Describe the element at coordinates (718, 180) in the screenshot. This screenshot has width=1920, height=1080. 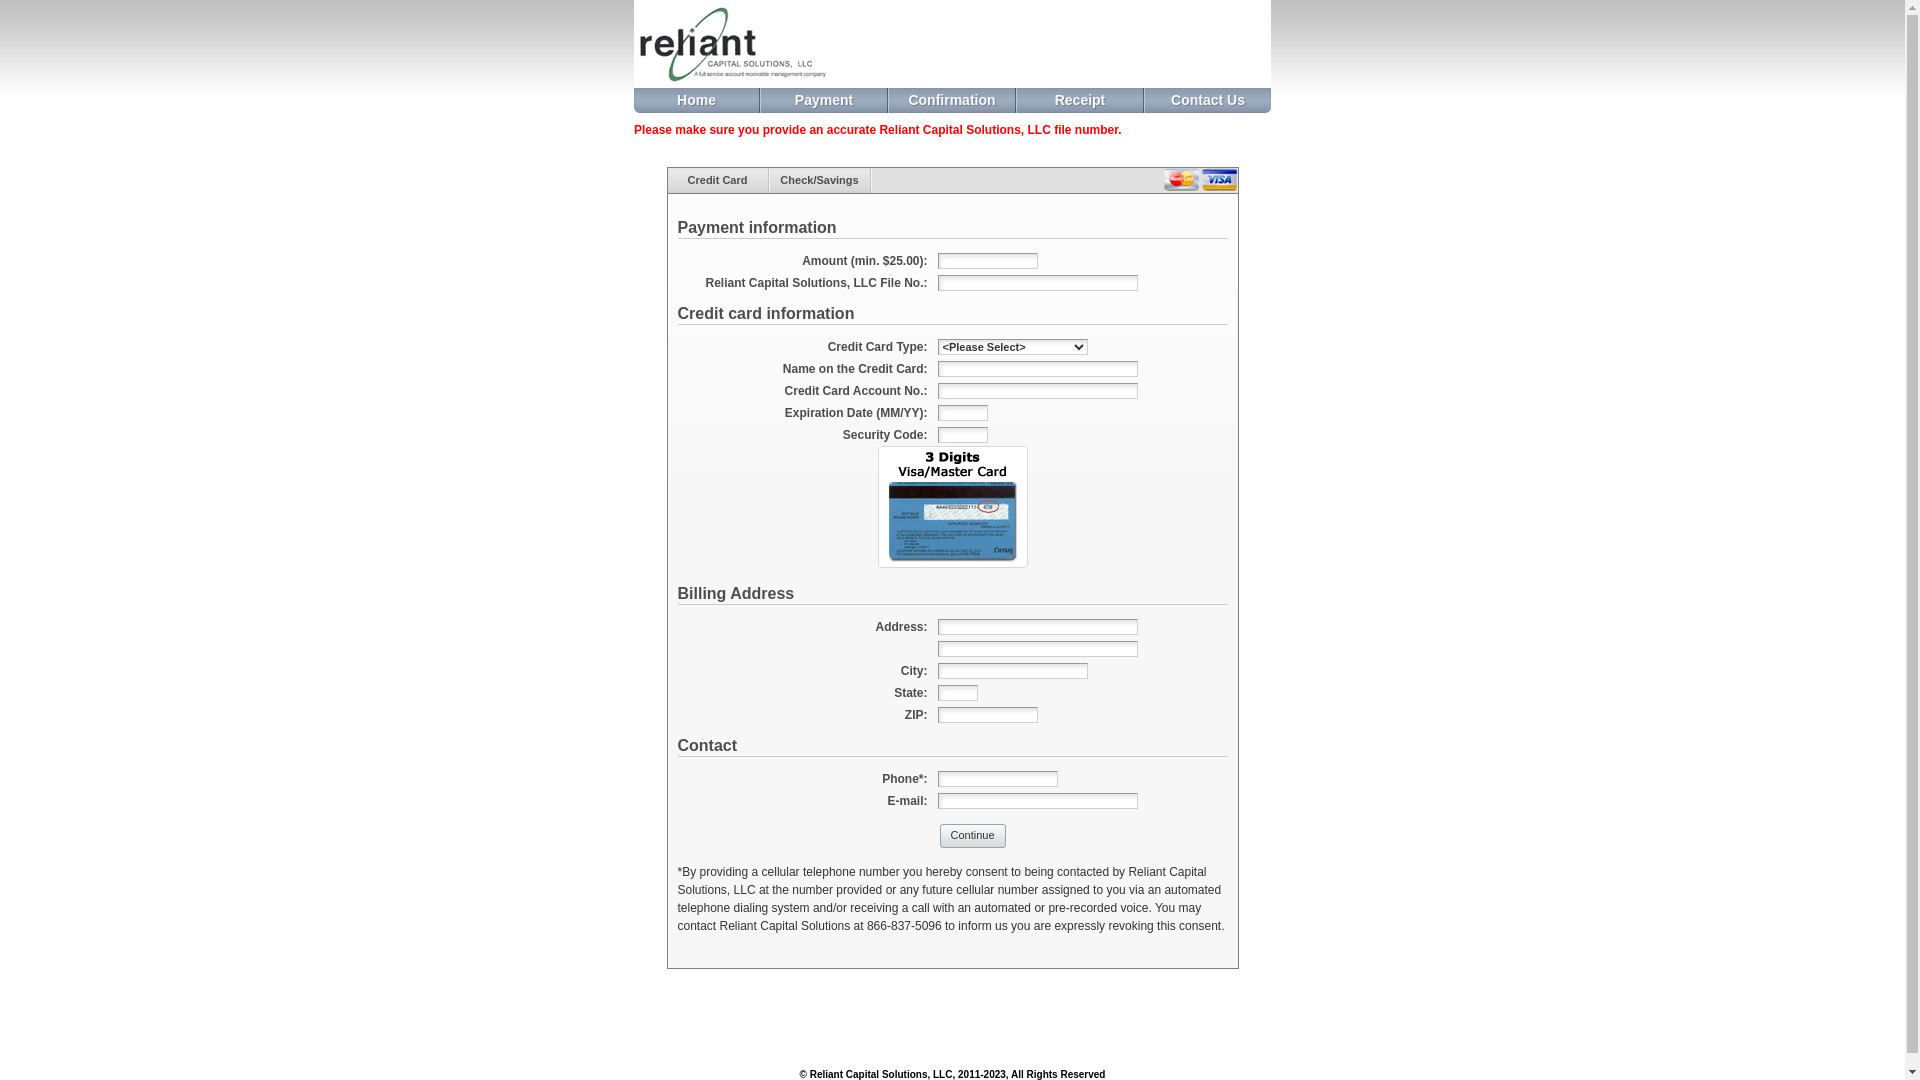
I see `'Credit Card'` at that location.